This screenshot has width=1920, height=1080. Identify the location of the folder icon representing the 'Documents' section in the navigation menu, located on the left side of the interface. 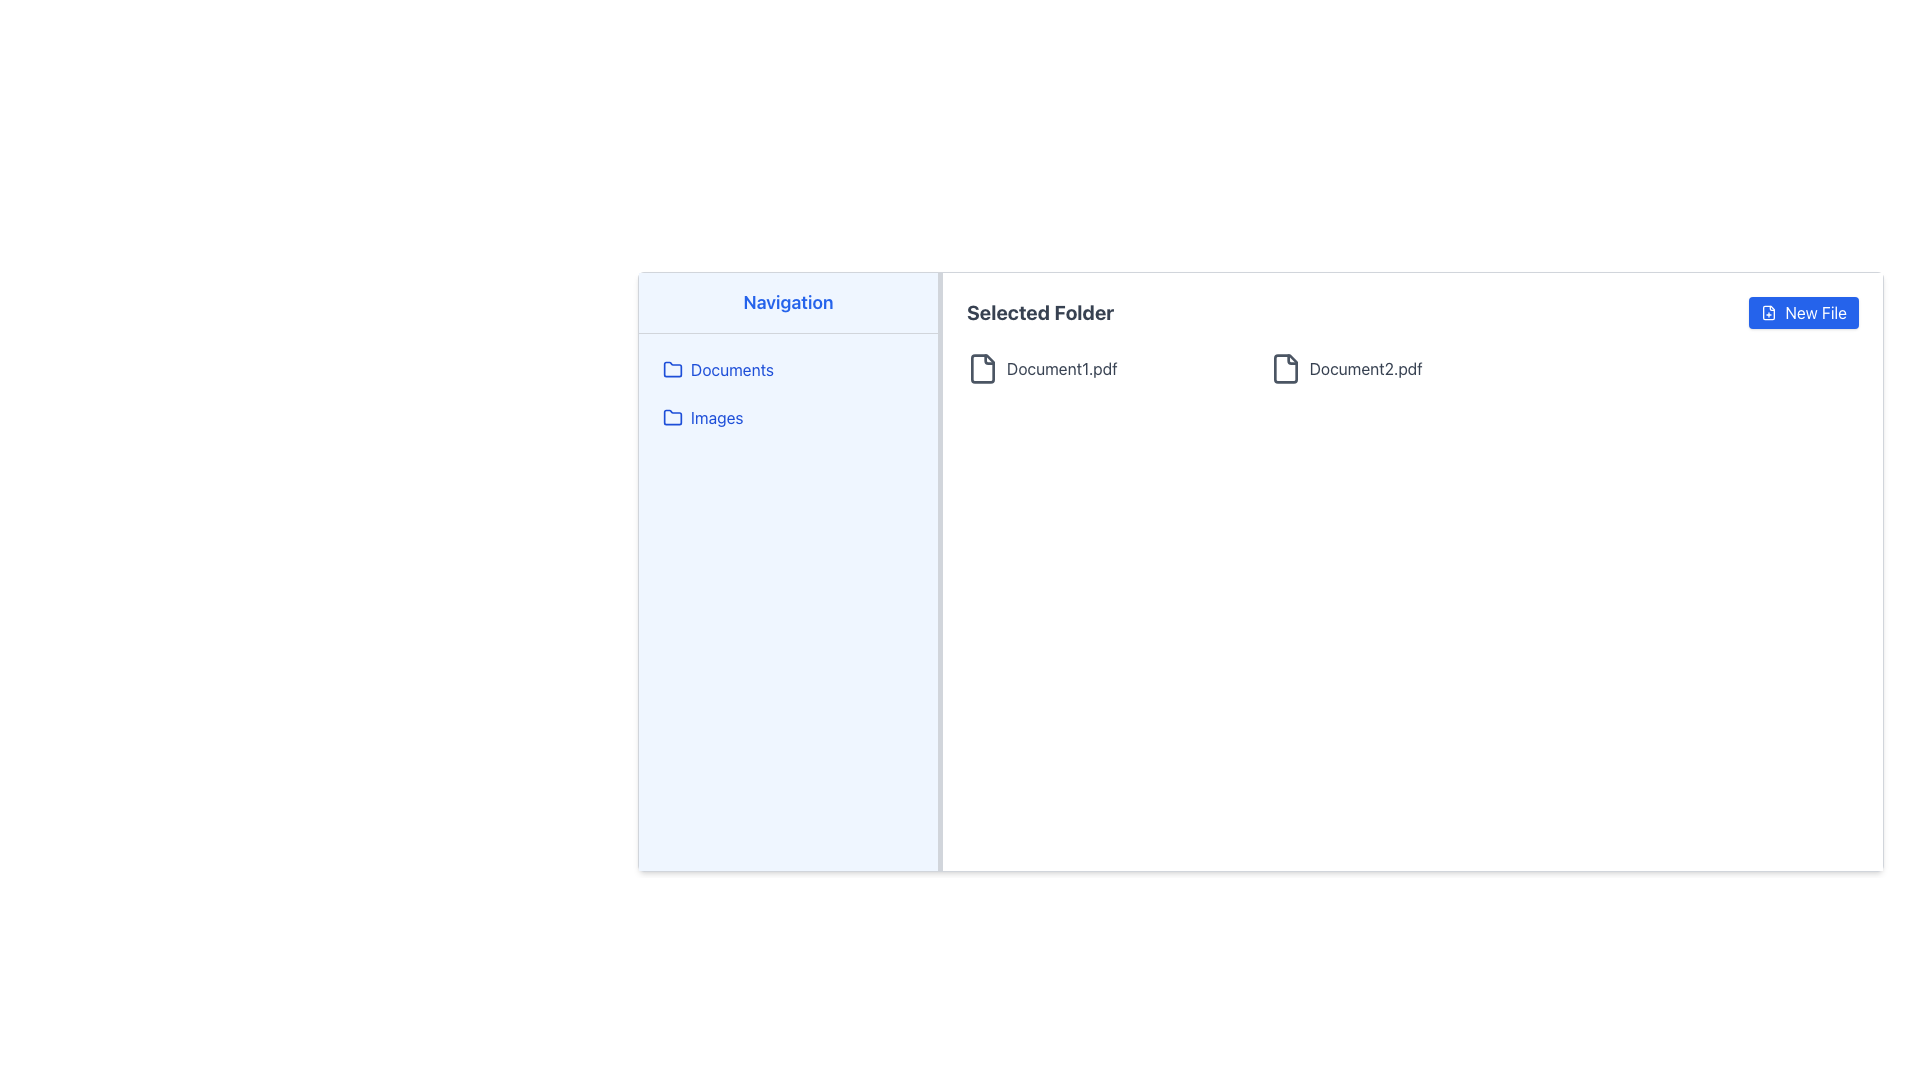
(672, 370).